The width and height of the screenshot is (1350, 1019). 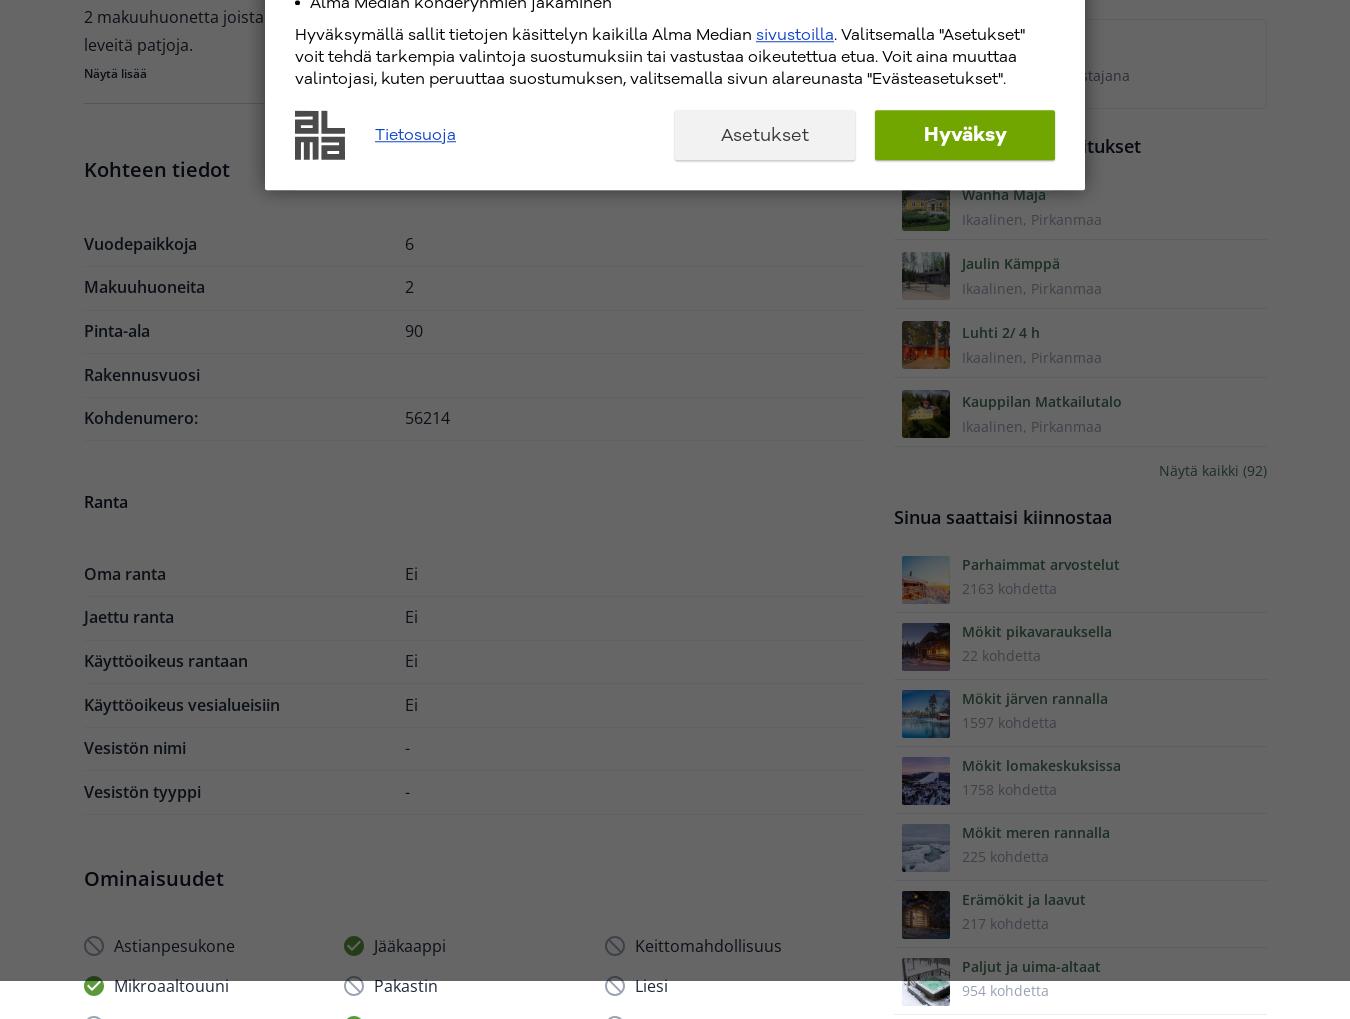 What do you see at coordinates (1002, 192) in the screenshot?
I see `'Wanha Maja'` at bounding box center [1002, 192].